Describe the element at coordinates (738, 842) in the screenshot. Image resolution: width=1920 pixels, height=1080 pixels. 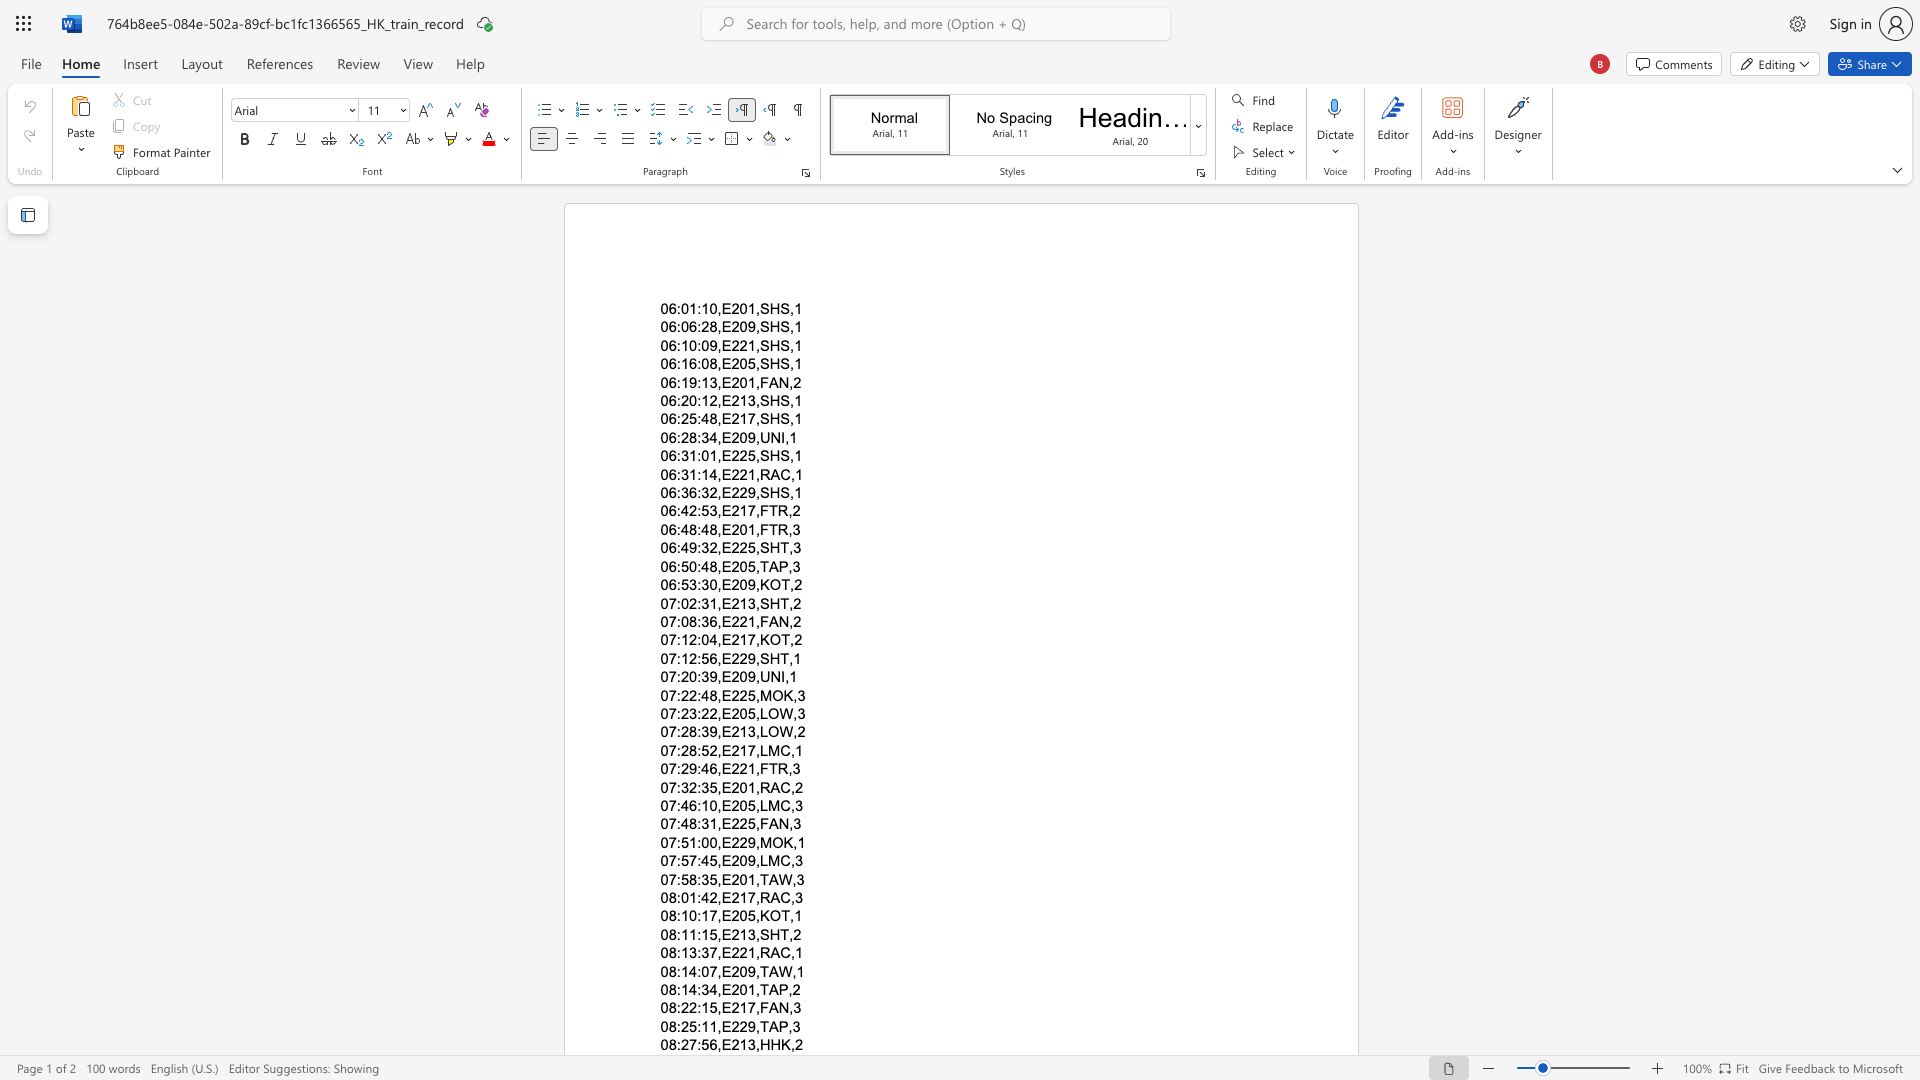
I see `the space between the continuous character "2" and "2" in the text` at that location.